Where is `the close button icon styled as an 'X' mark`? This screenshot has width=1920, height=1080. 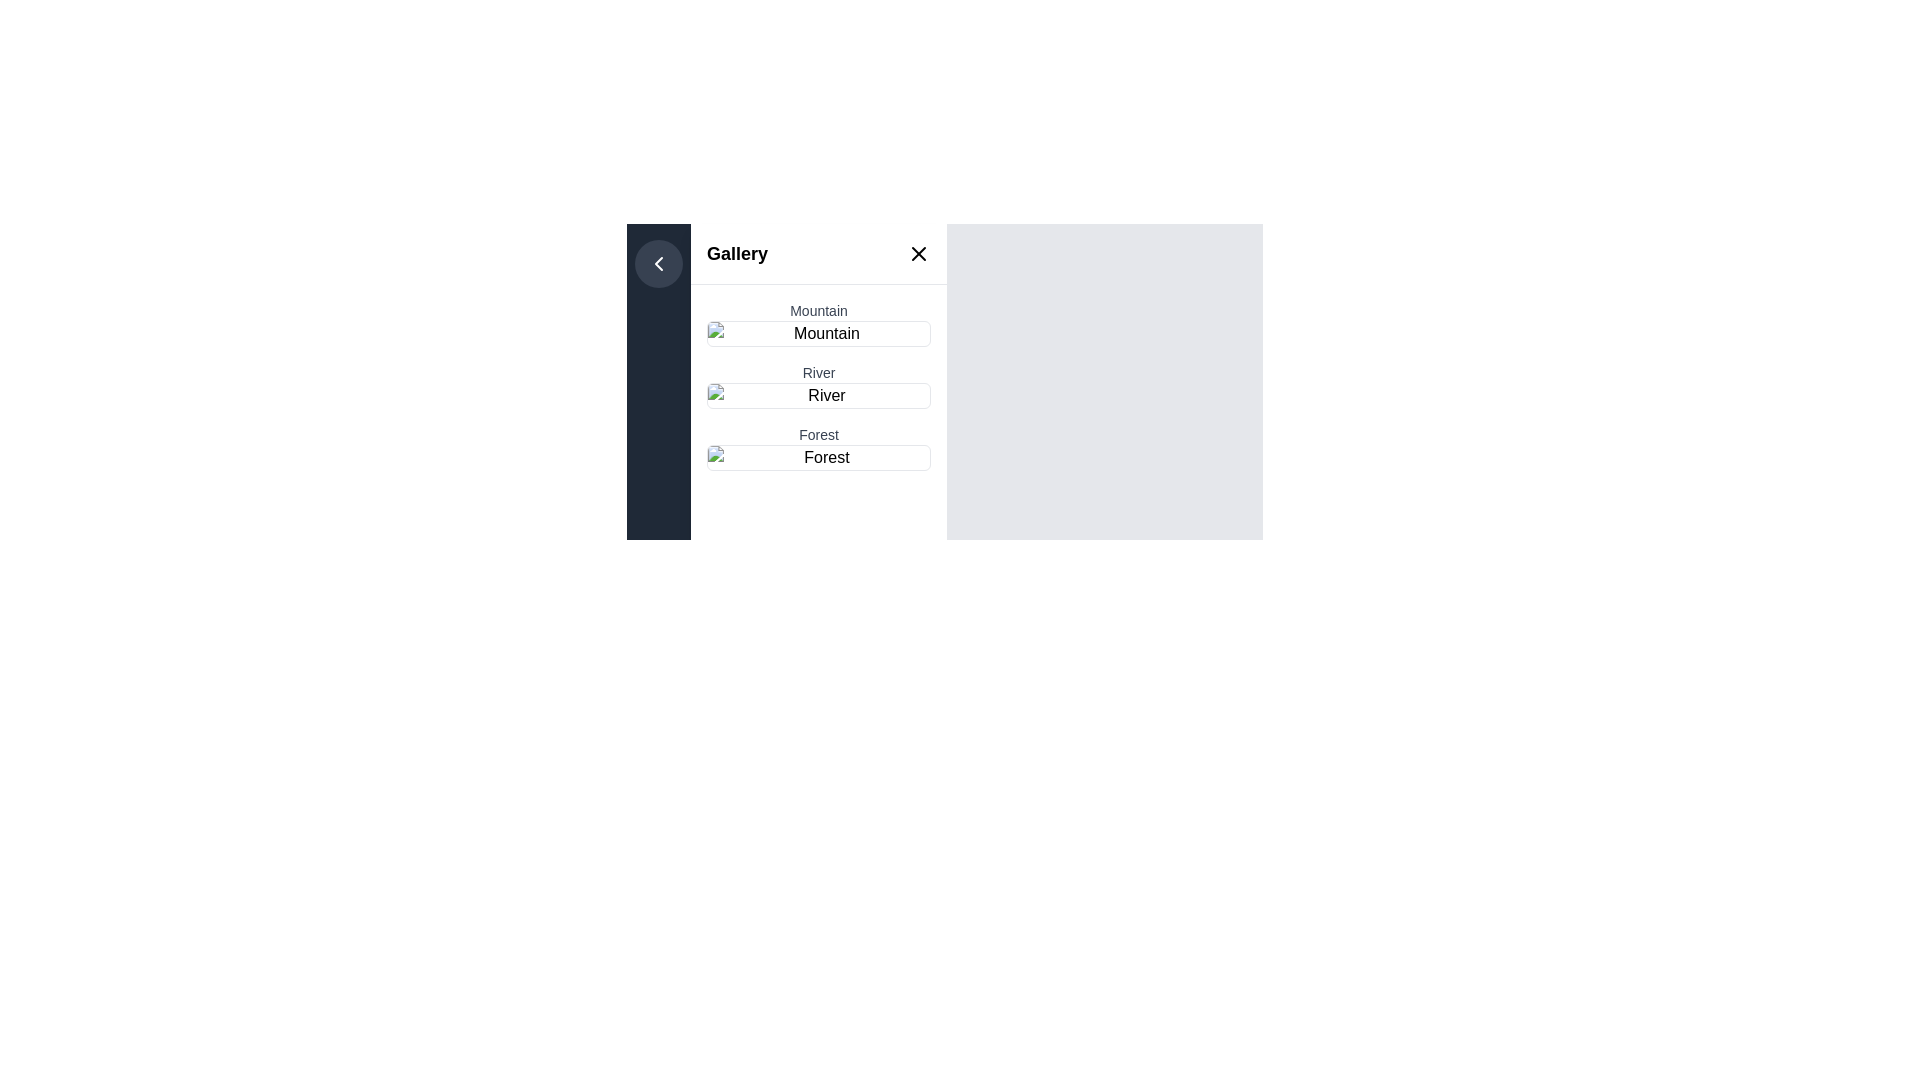
the close button icon styled as an 'X' mark is located at coordinates (917, 253).